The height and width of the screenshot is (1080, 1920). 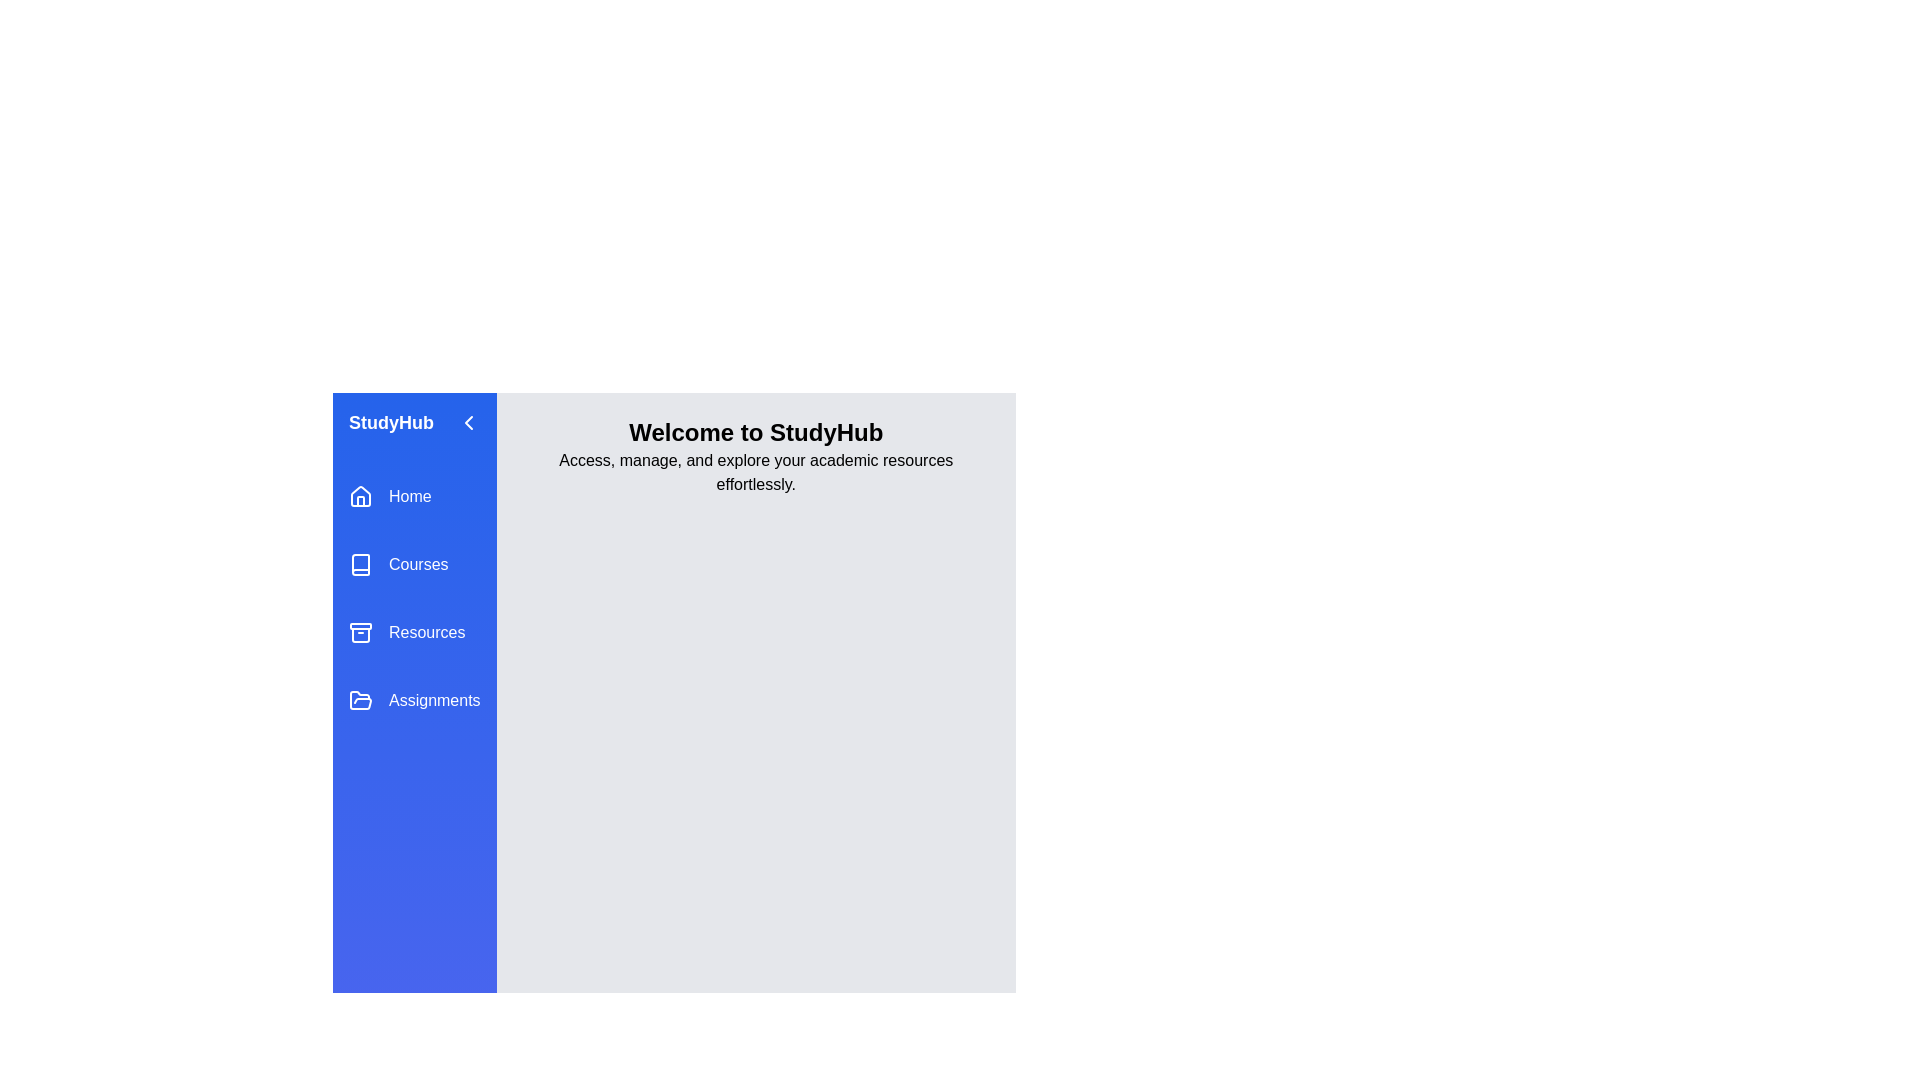 What do you see at coordinates (413, 632) in the screenshot?
I see `the menu item Resources from the drawer` at bounding box center [413, 632].